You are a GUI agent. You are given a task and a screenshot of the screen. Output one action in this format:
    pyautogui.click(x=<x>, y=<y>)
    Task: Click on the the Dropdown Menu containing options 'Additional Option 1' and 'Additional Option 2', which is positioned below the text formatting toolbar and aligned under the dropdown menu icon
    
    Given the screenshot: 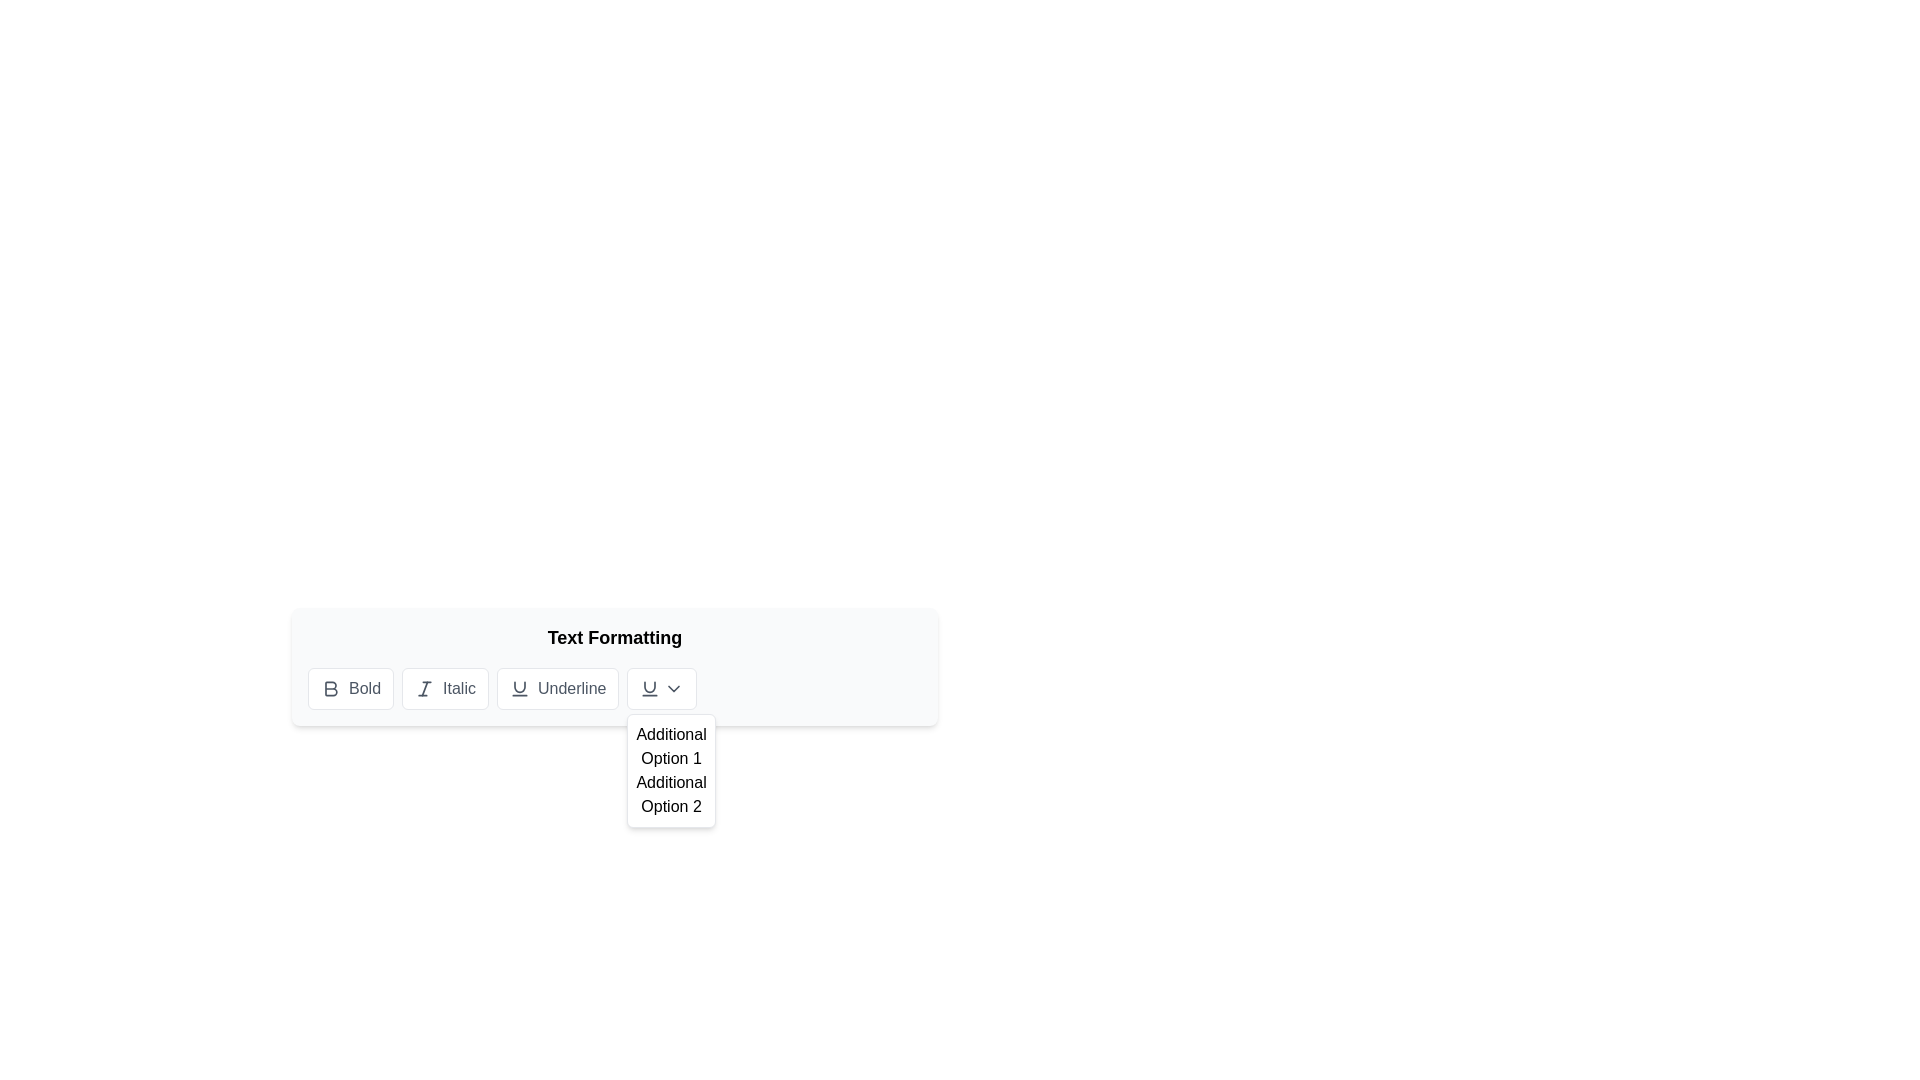 What is the action you would take?
    pyautogui.click(x=671, y=770)
    